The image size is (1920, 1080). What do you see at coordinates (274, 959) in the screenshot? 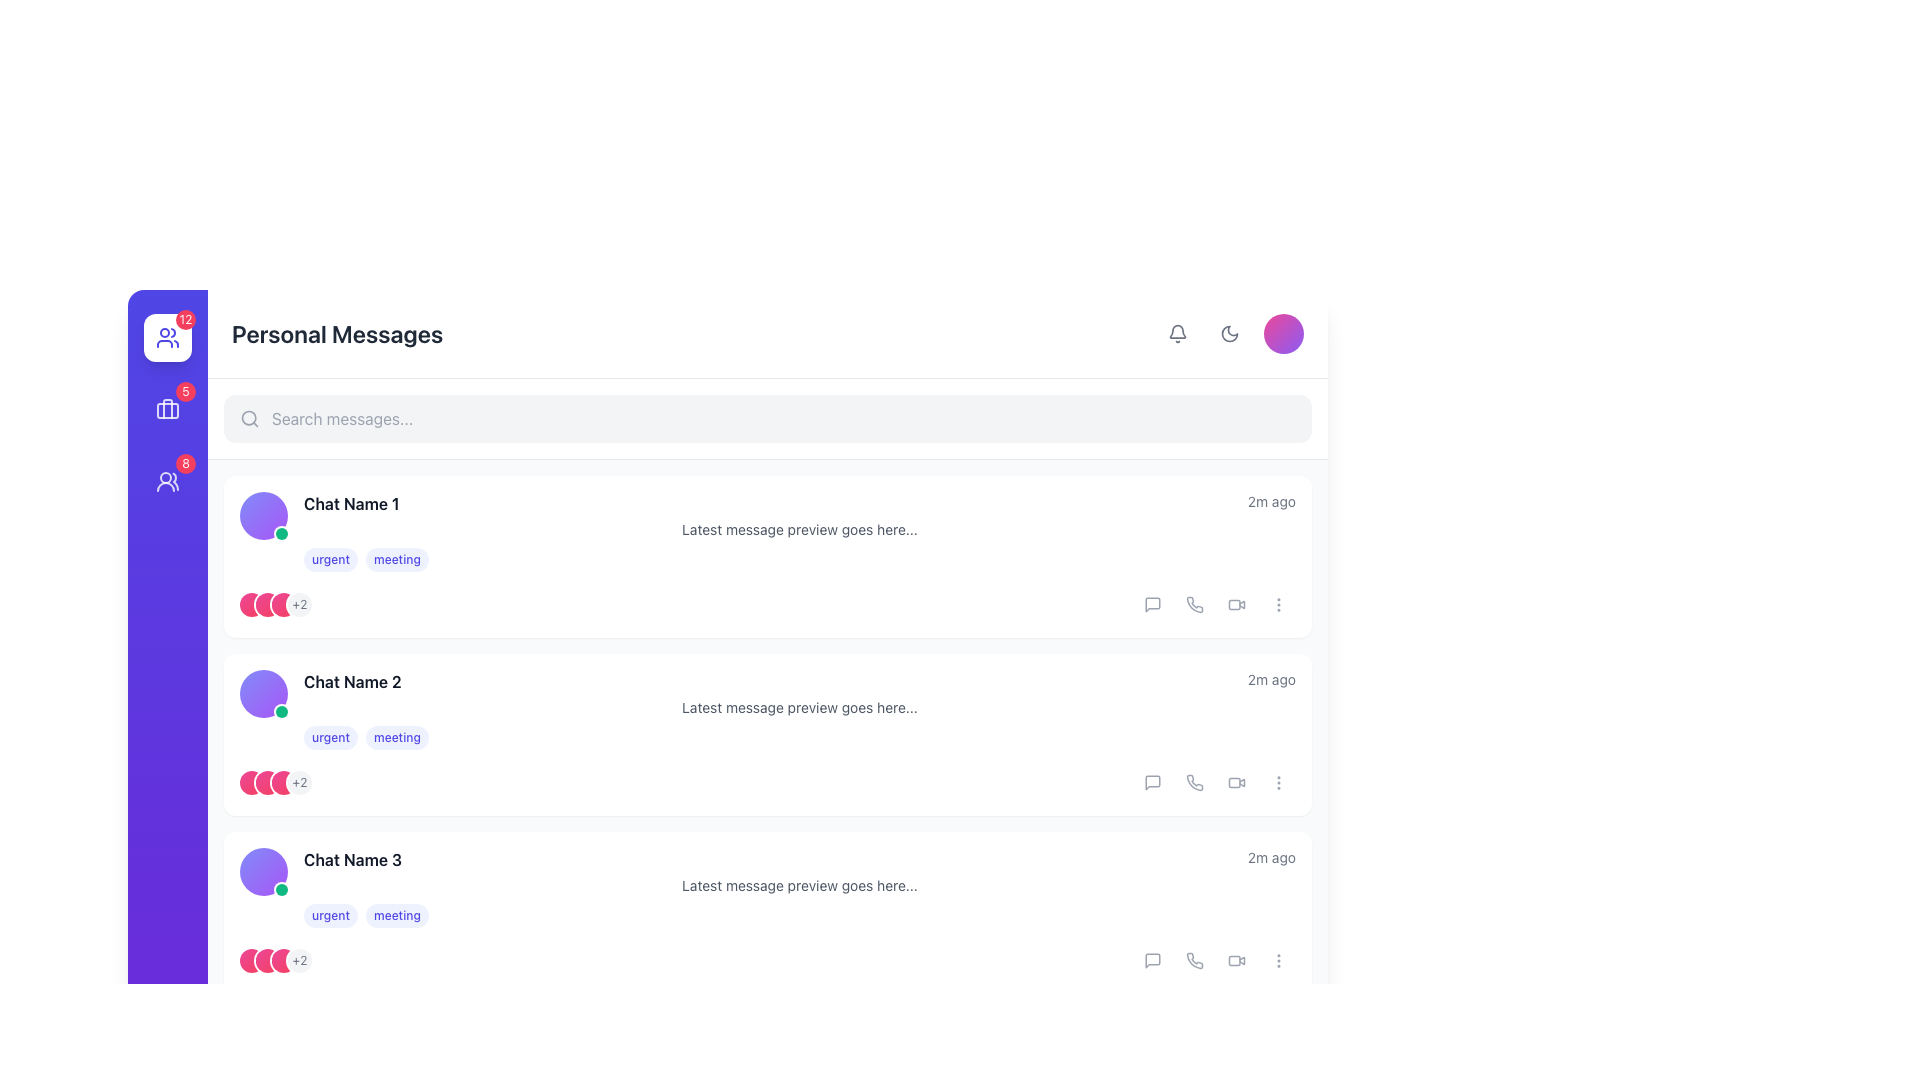
I see `the informational badge icon with the text '+2'` at bounding box center [274, 959].